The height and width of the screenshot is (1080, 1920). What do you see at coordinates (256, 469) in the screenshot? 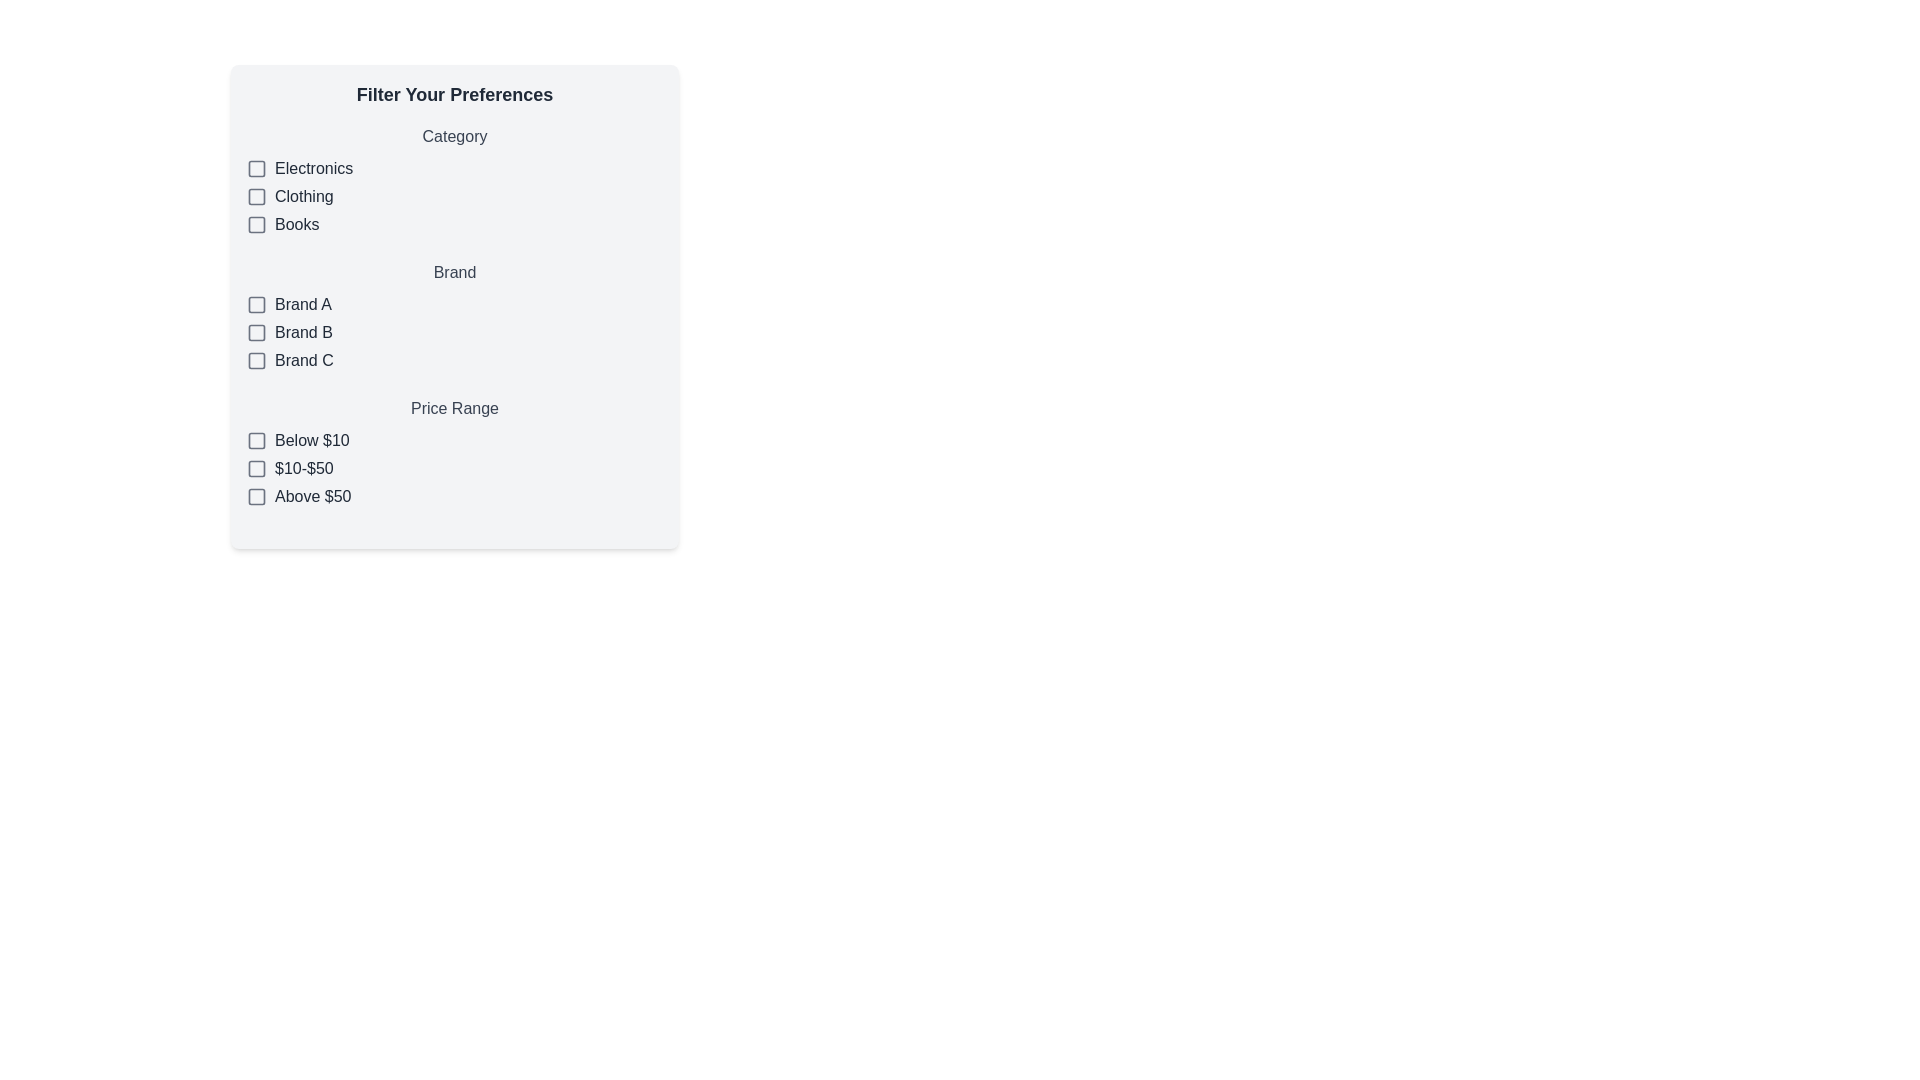
I see `the checkbox for the price range '$10-$50'` at bounding box center [256, 469].